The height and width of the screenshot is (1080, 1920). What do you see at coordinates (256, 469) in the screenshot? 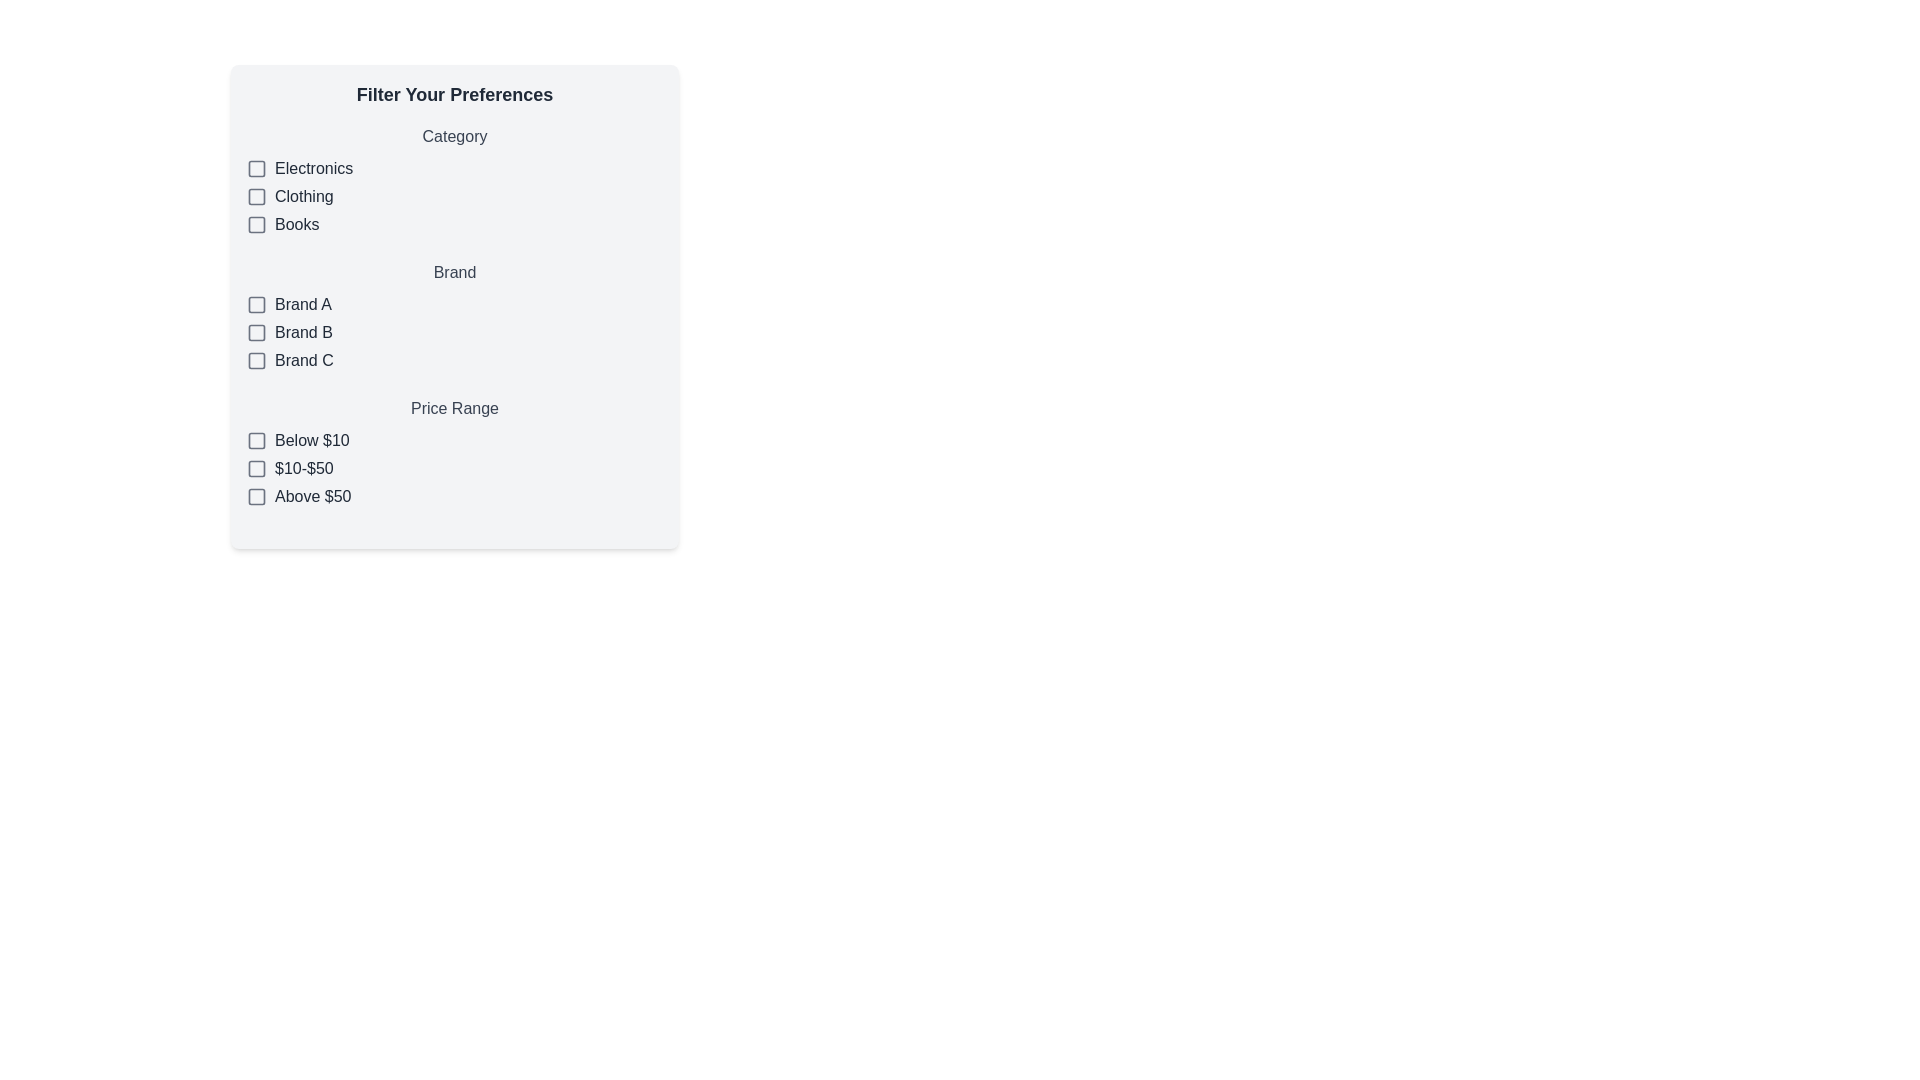
I see `the checkbox for the price range '$10-$50'` at bounding box center [256, 469].